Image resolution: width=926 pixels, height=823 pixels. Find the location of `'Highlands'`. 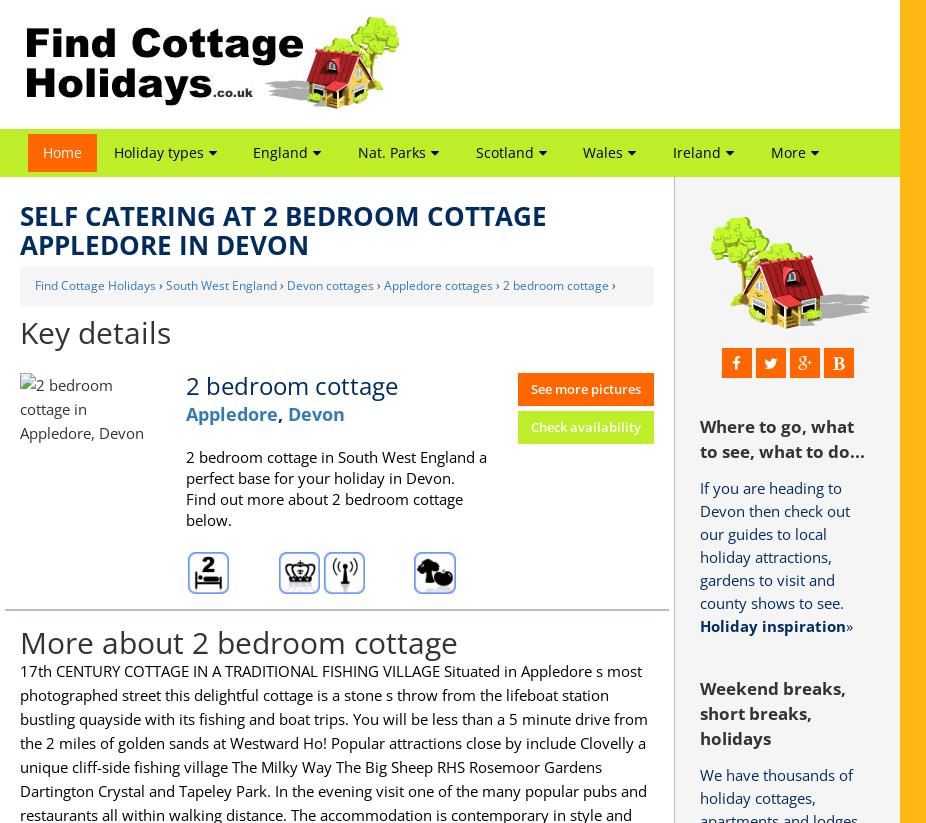

'Highlands' is located at coordinates (500, 260).